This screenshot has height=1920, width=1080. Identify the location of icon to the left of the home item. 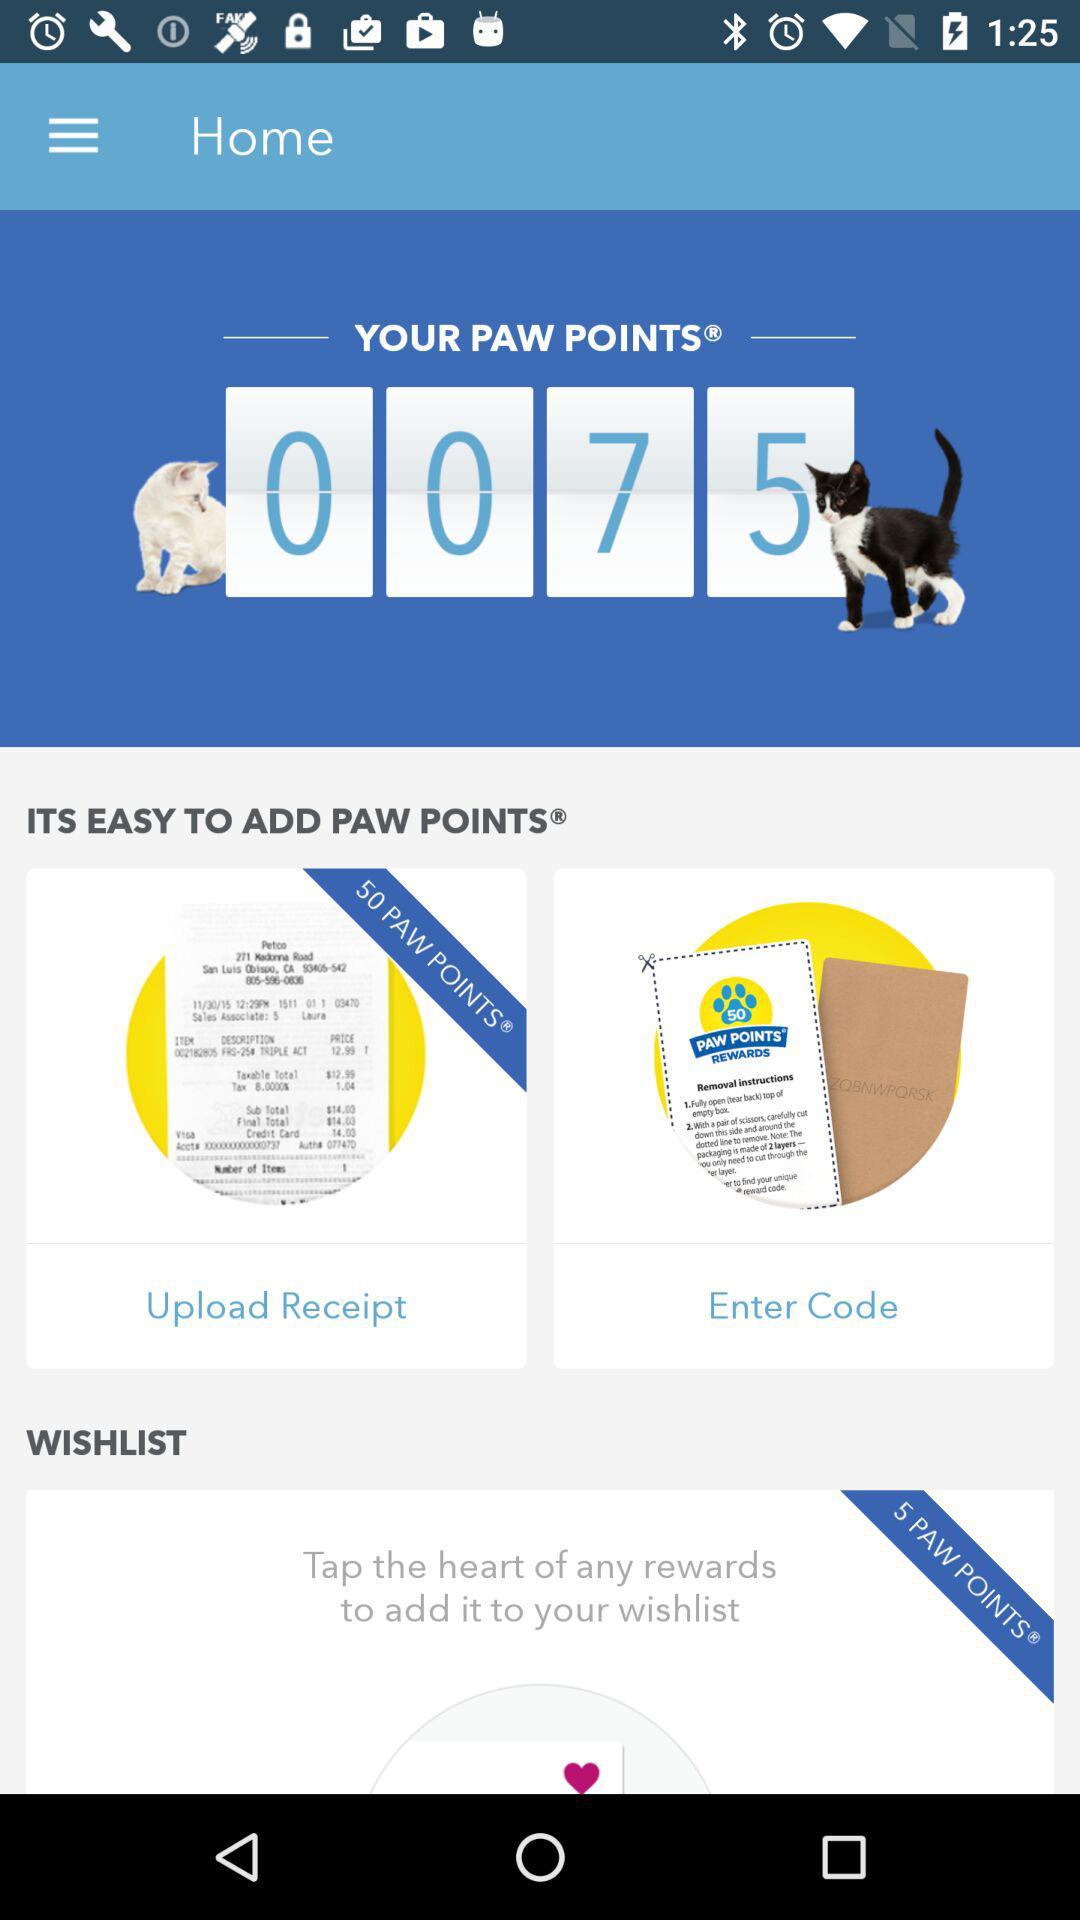
(72, 135).